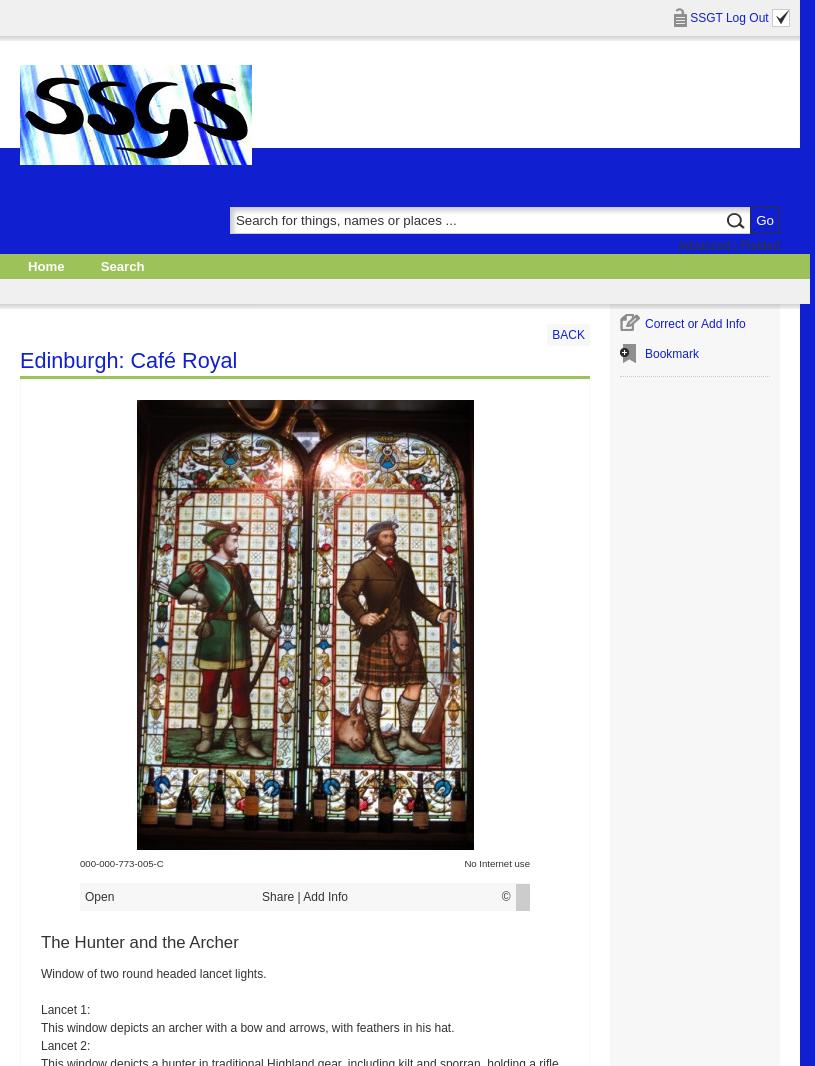 The height and width of the screenshot is (1066, 815). I want to click on '000-000-773-005-C', so click(79, 863).